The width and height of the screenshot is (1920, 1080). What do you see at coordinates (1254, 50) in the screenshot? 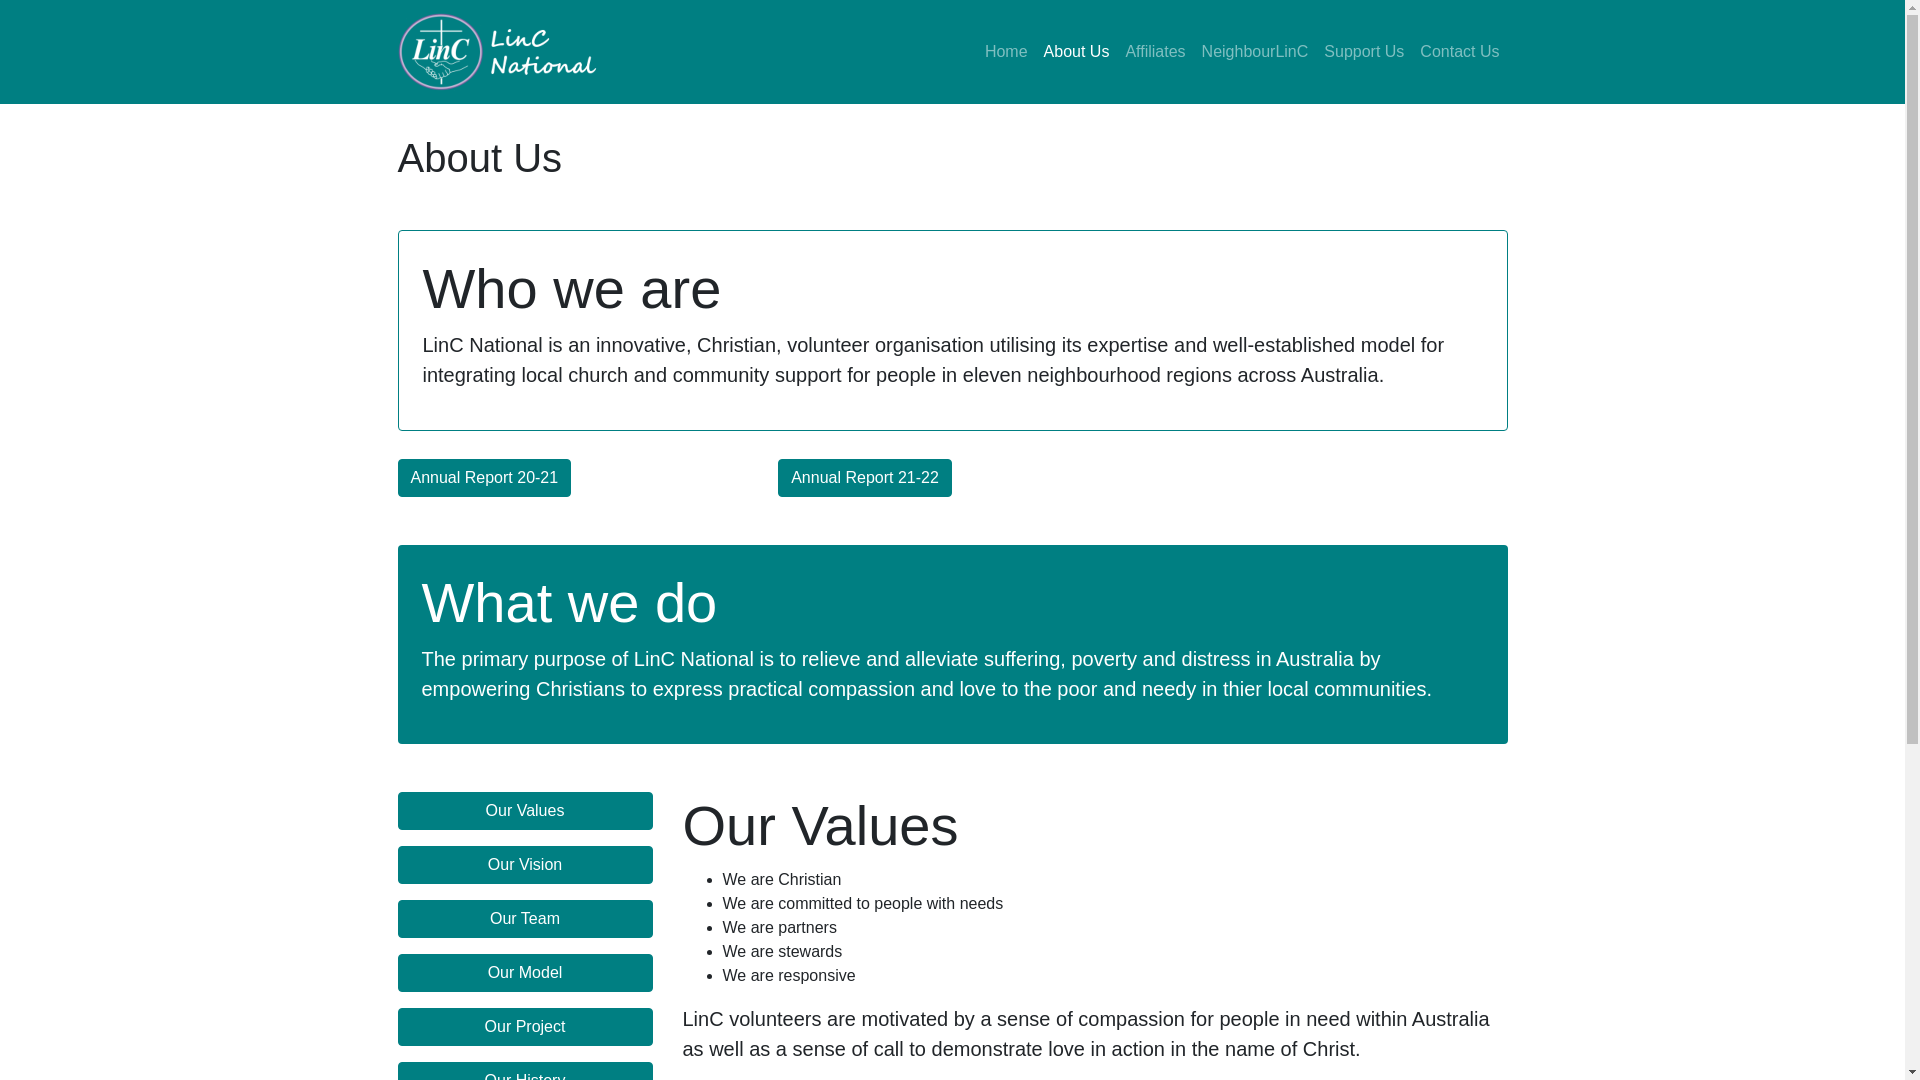
I see `'NeighbourLinC'` at bounding box center [1254, 50].